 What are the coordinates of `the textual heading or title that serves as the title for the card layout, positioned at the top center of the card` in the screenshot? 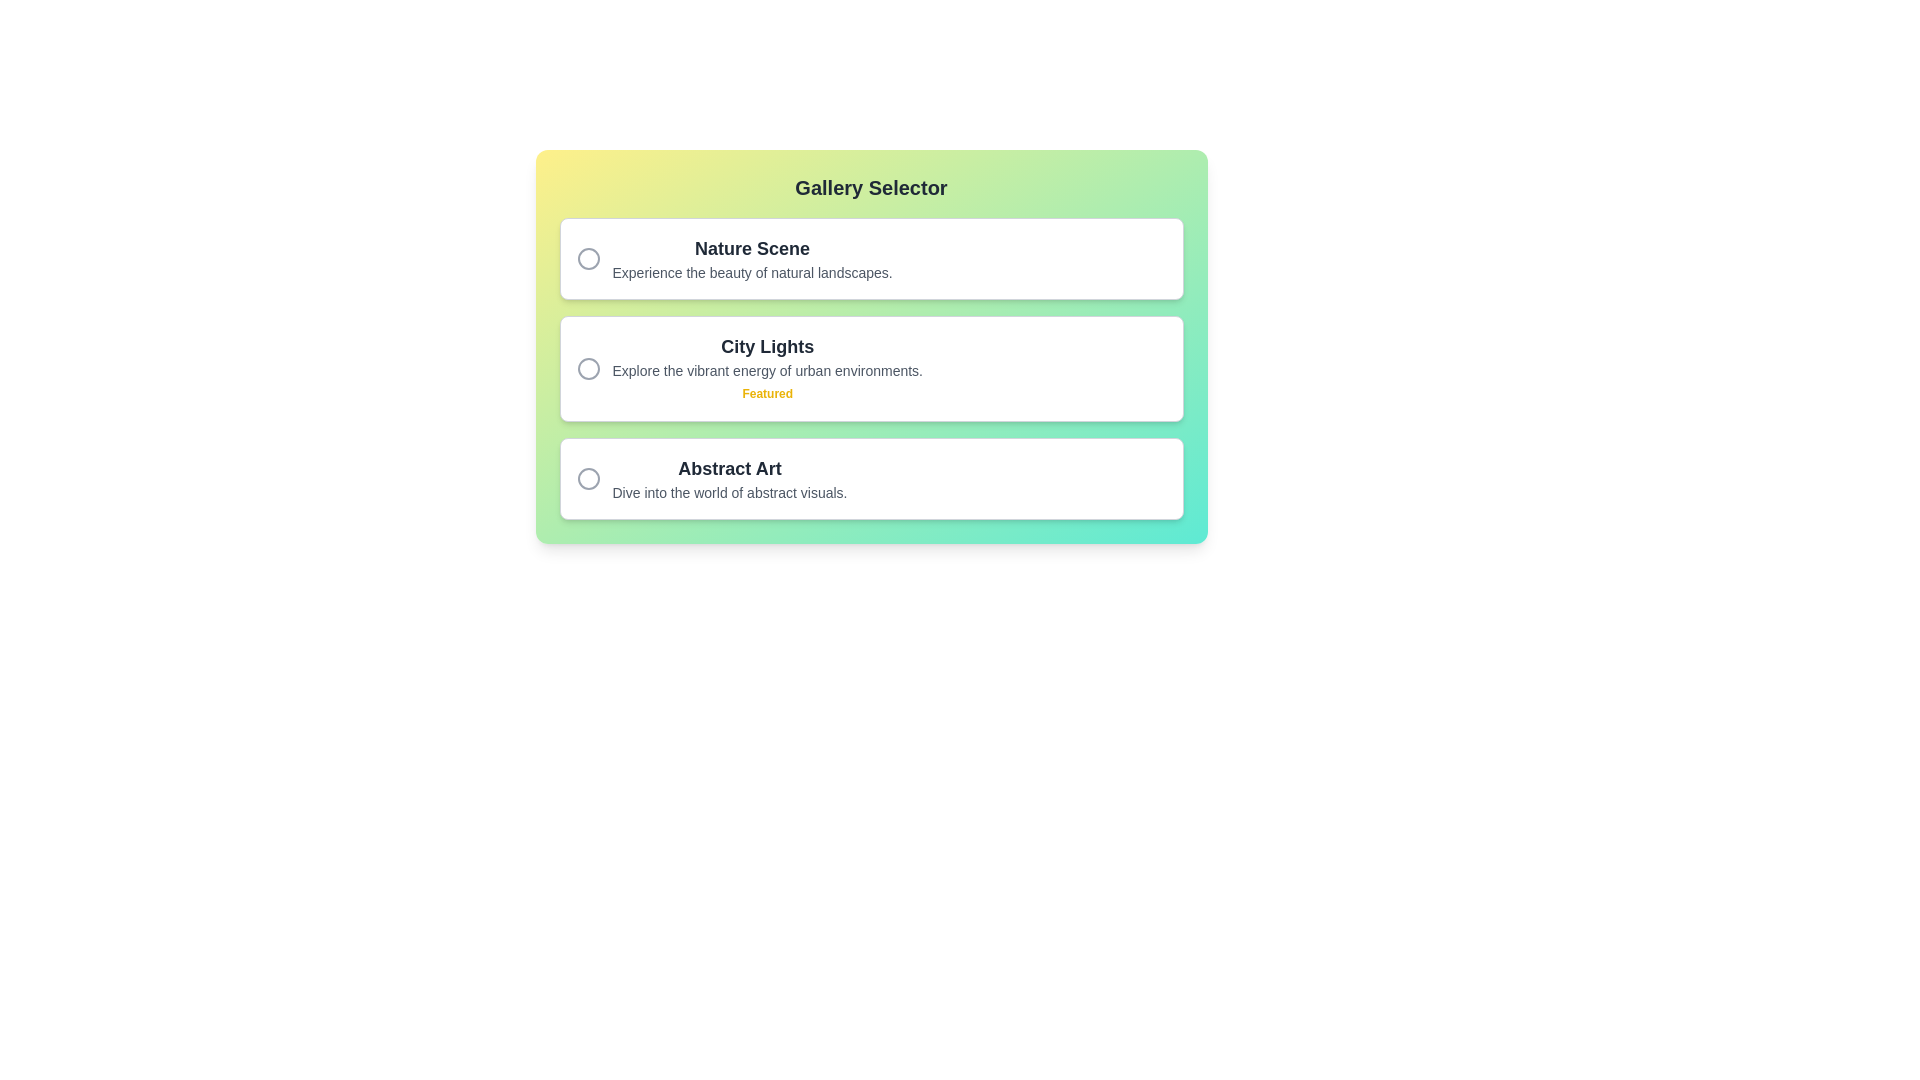 It's located at (871, 188).